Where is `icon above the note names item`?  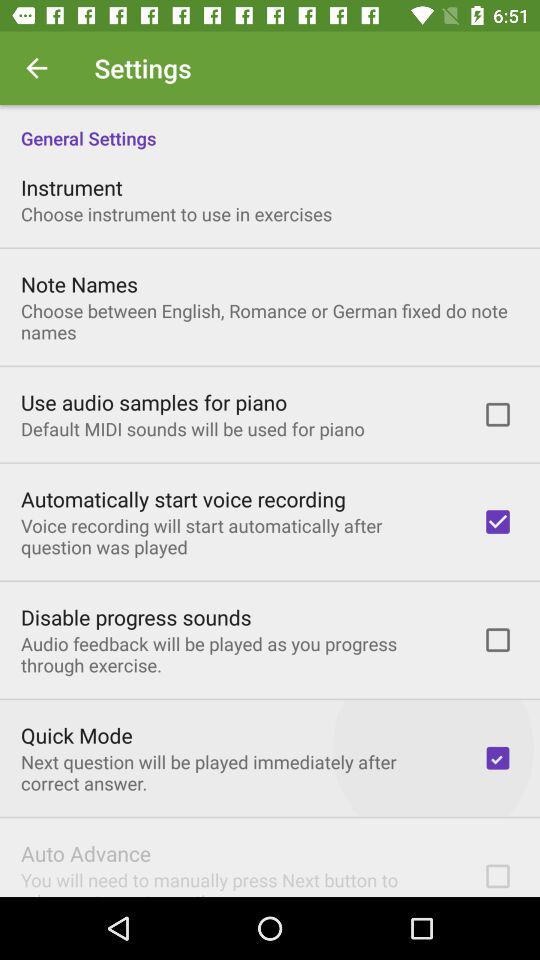
icon above the note names item is located at coordinates (176, 214).